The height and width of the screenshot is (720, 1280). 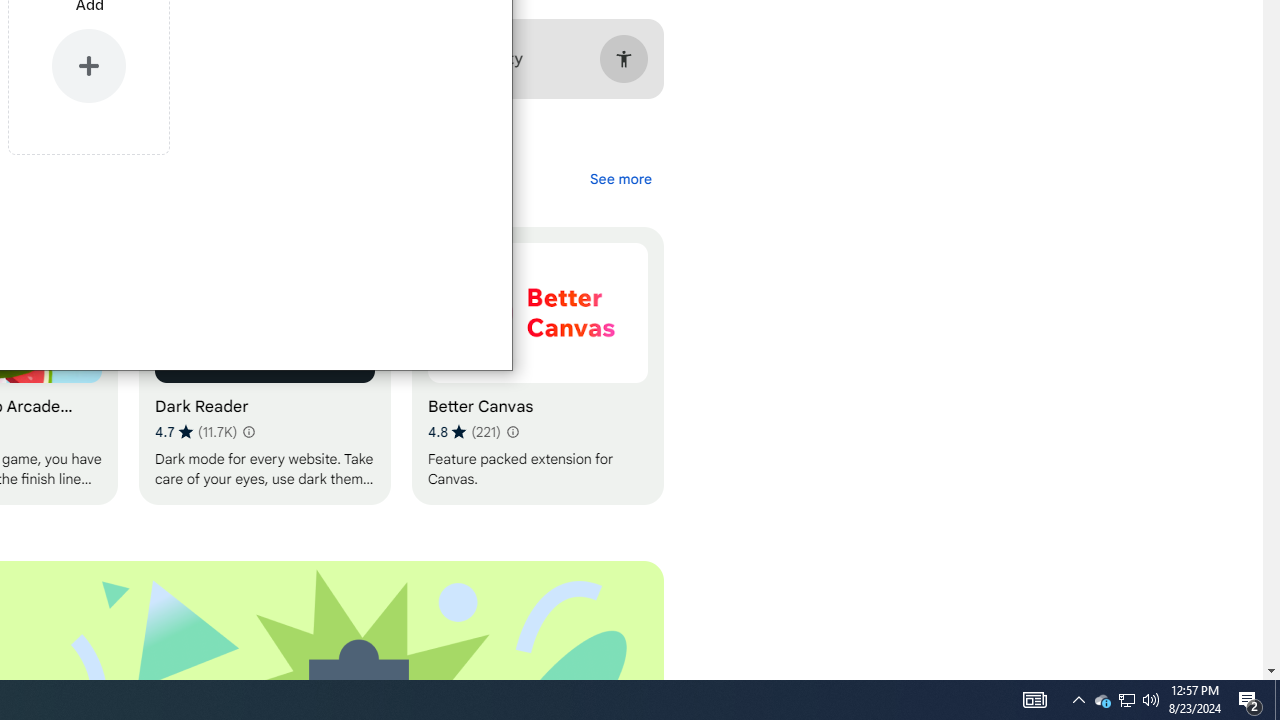 What do you see at coordinates (619, 178) in the screenshot?
I see `'See more personalized recommendations'` at bounding box center [619, 178].